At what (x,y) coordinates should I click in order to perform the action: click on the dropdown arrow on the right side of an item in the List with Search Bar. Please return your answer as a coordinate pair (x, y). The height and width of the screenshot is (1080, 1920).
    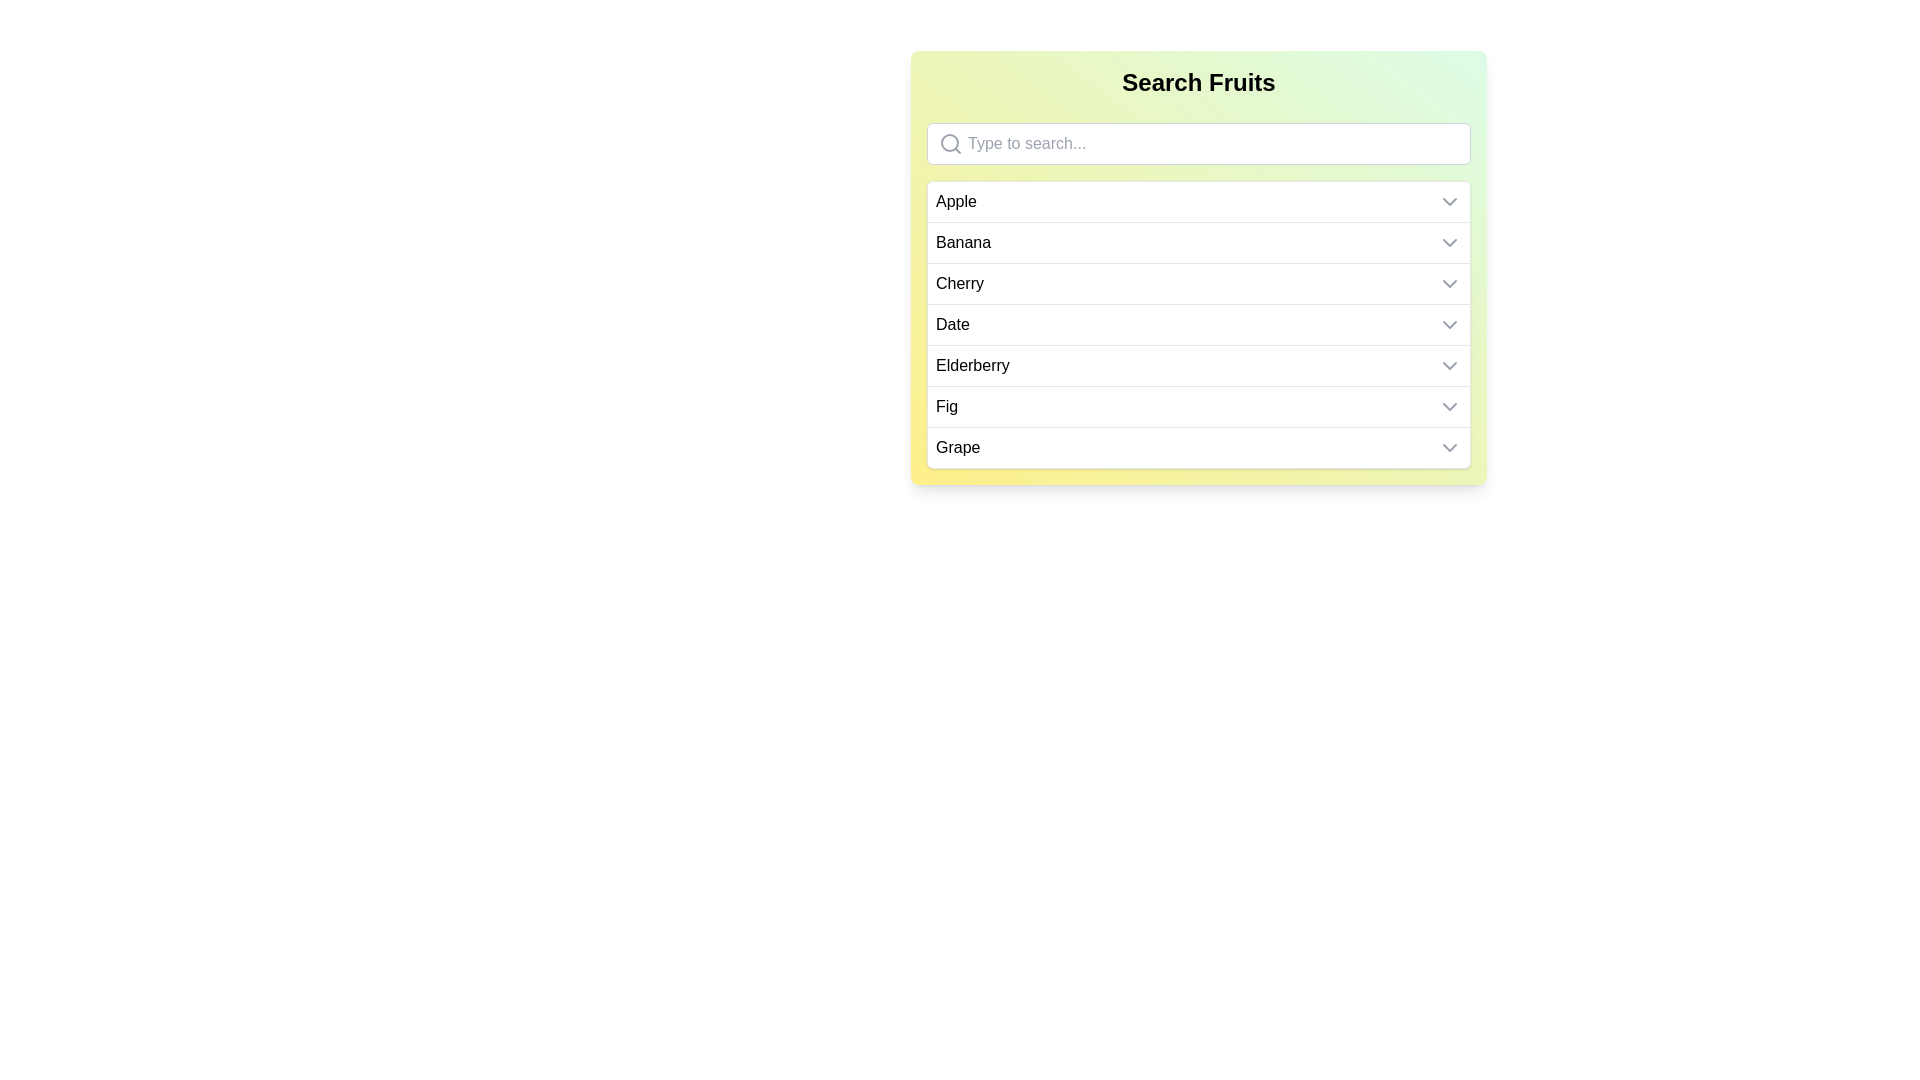
    Looking at the image, I should click on (1199, 266).